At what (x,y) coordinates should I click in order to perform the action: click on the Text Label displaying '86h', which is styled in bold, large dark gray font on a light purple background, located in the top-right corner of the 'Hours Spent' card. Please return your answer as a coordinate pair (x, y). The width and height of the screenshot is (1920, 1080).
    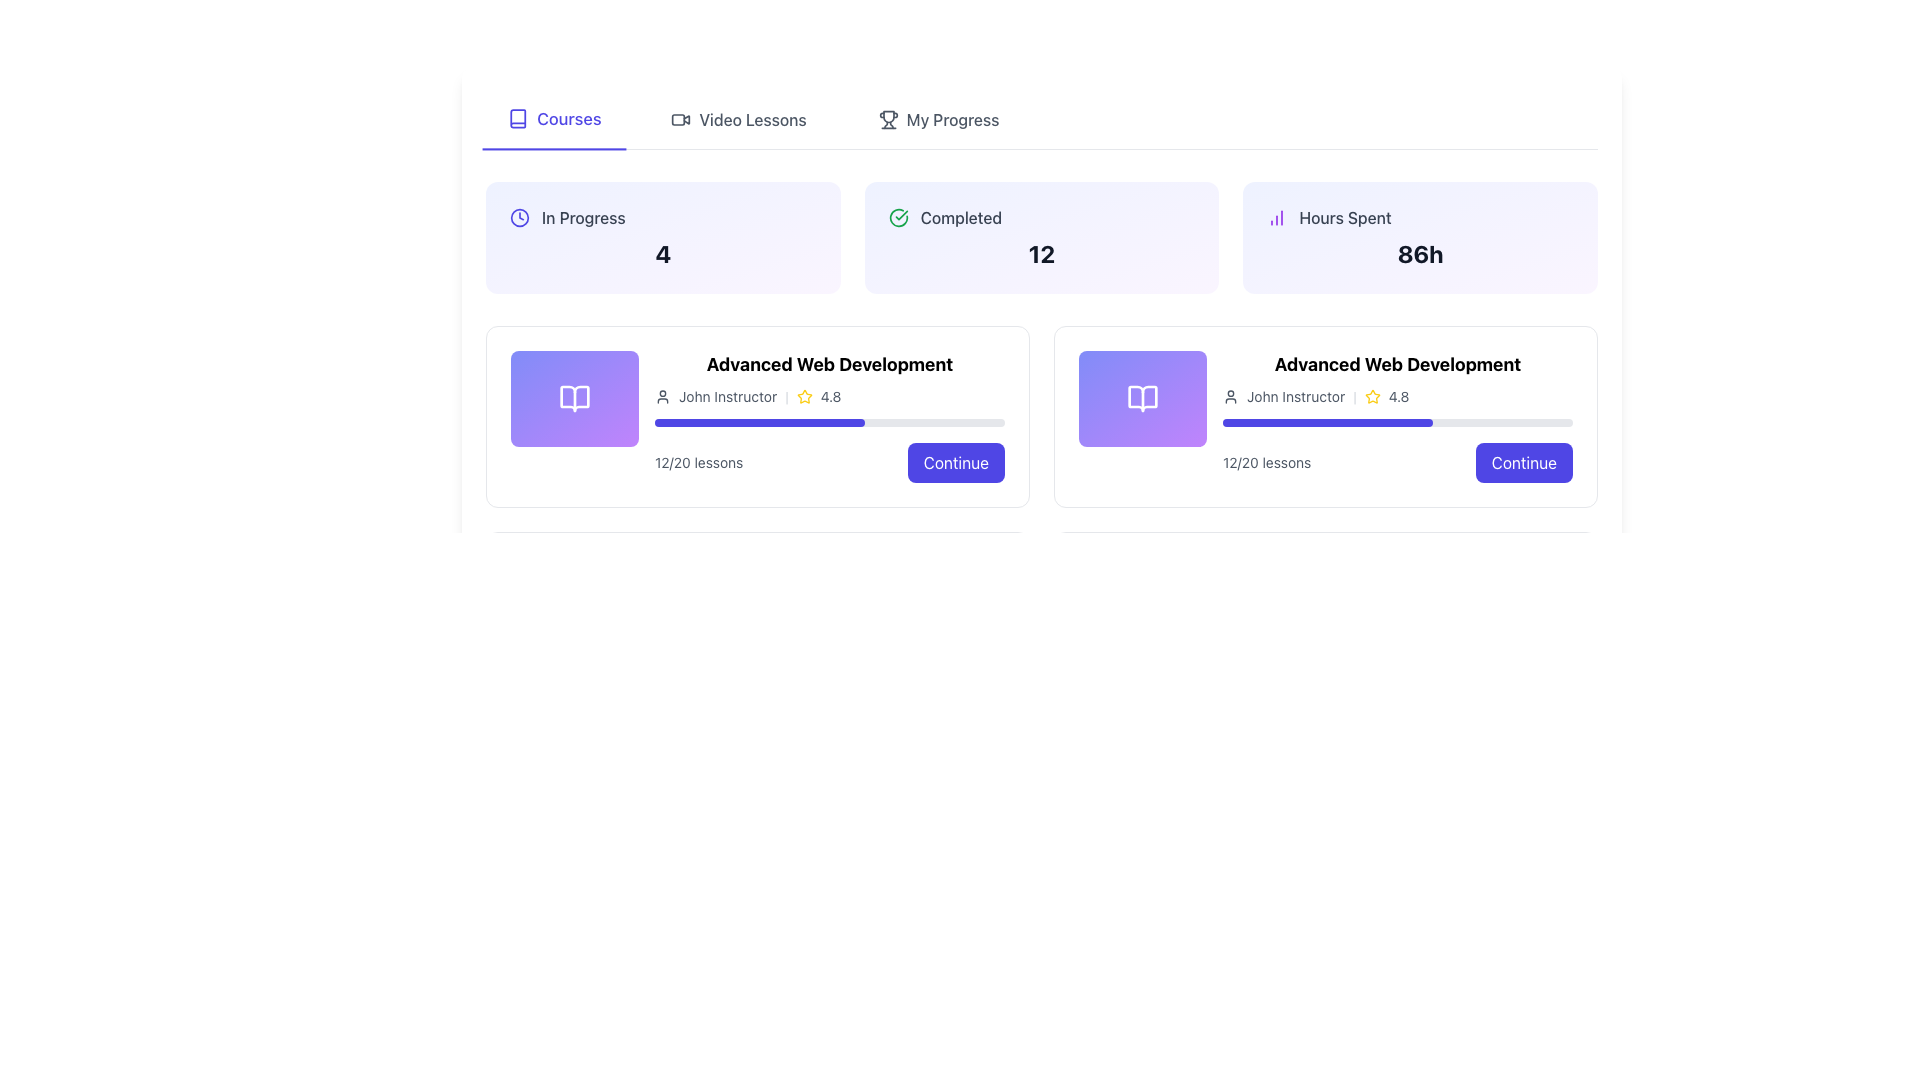
    Looking at the image, I should click on (1419, 253).